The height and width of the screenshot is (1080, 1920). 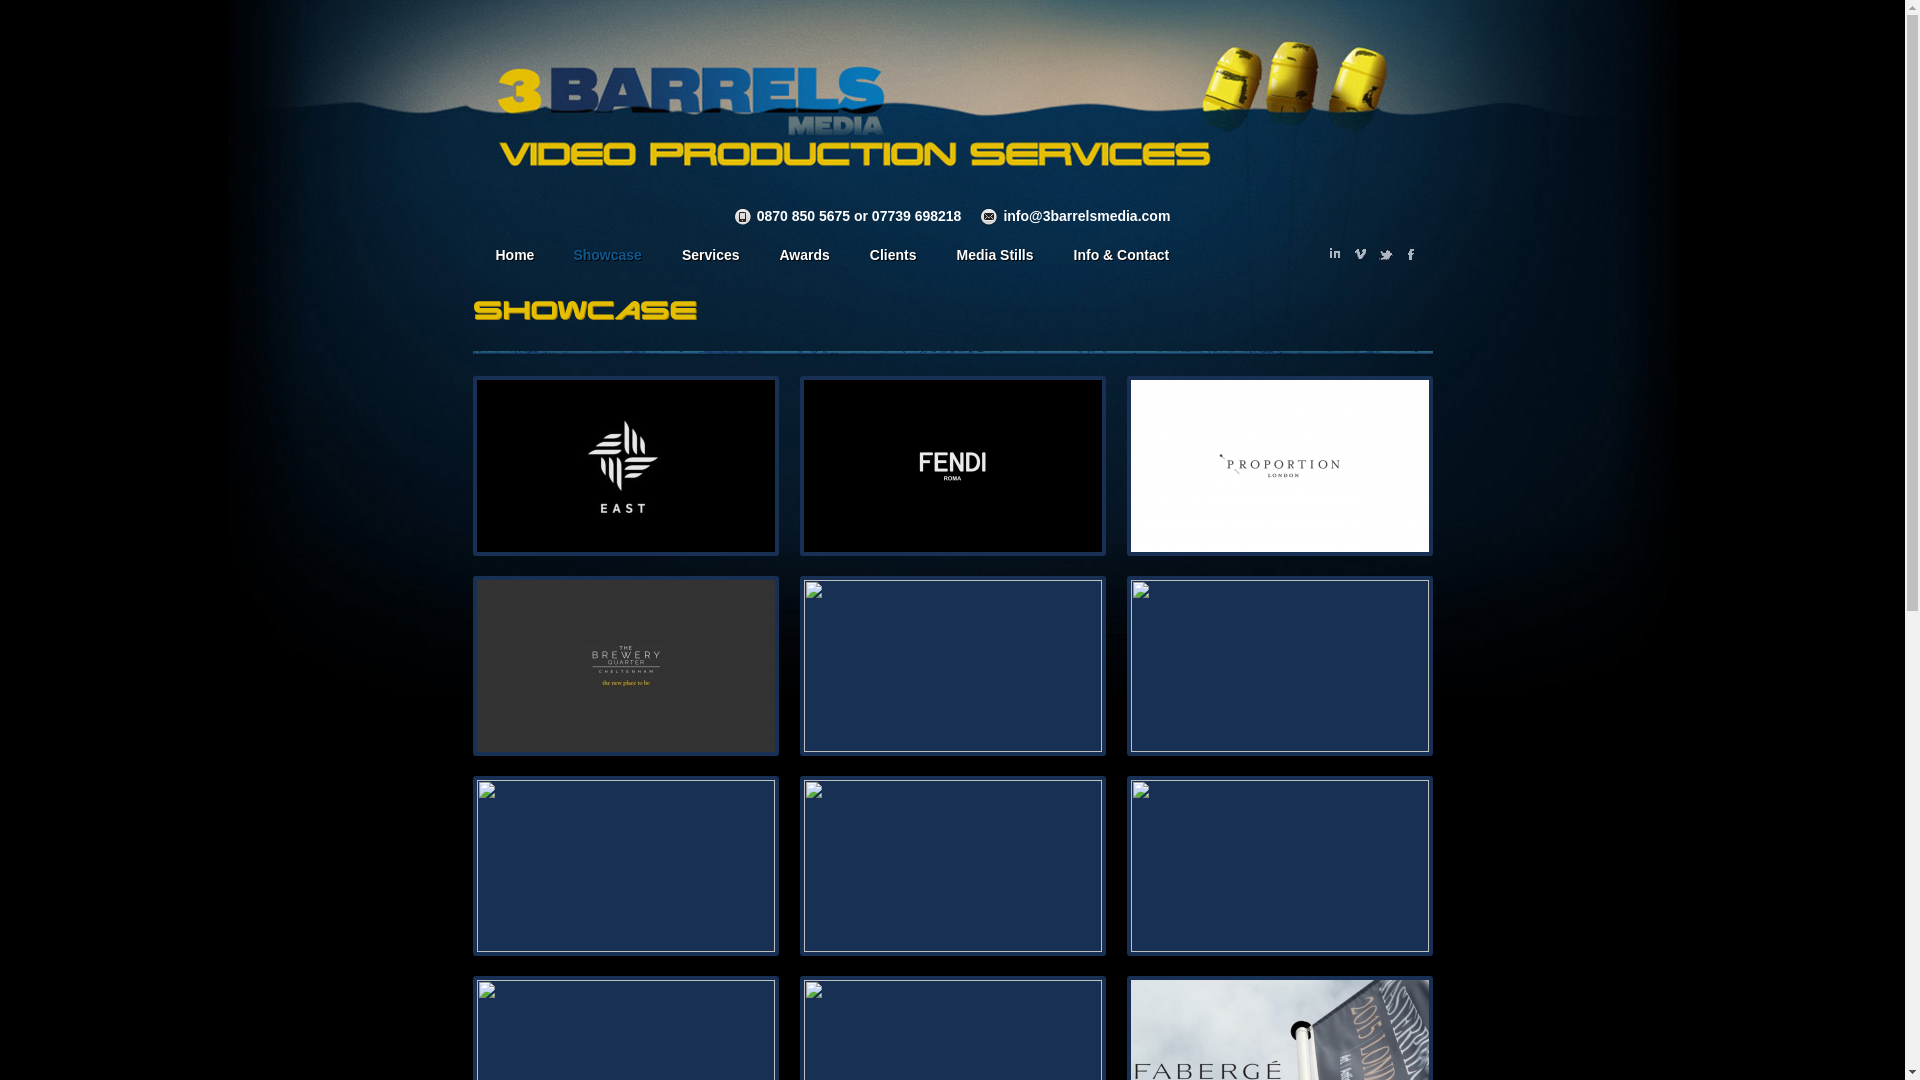 What do you see at coordinates (623, 466) in the screenshot?
I see `'East Autumn Winter Collection 2017'` at bounding box center [623, 466].